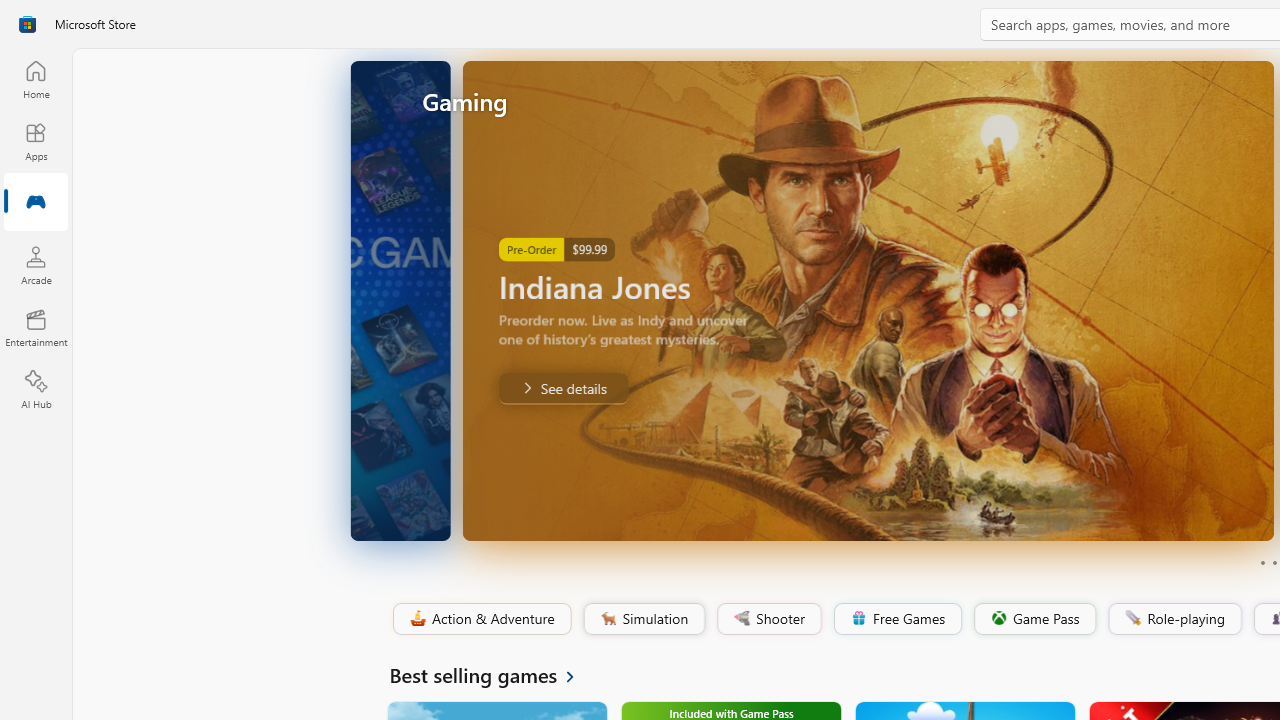 The width and height of the screenshot is (1280, 720). I want to click on 'Action & Adventure', so click(480, 618).